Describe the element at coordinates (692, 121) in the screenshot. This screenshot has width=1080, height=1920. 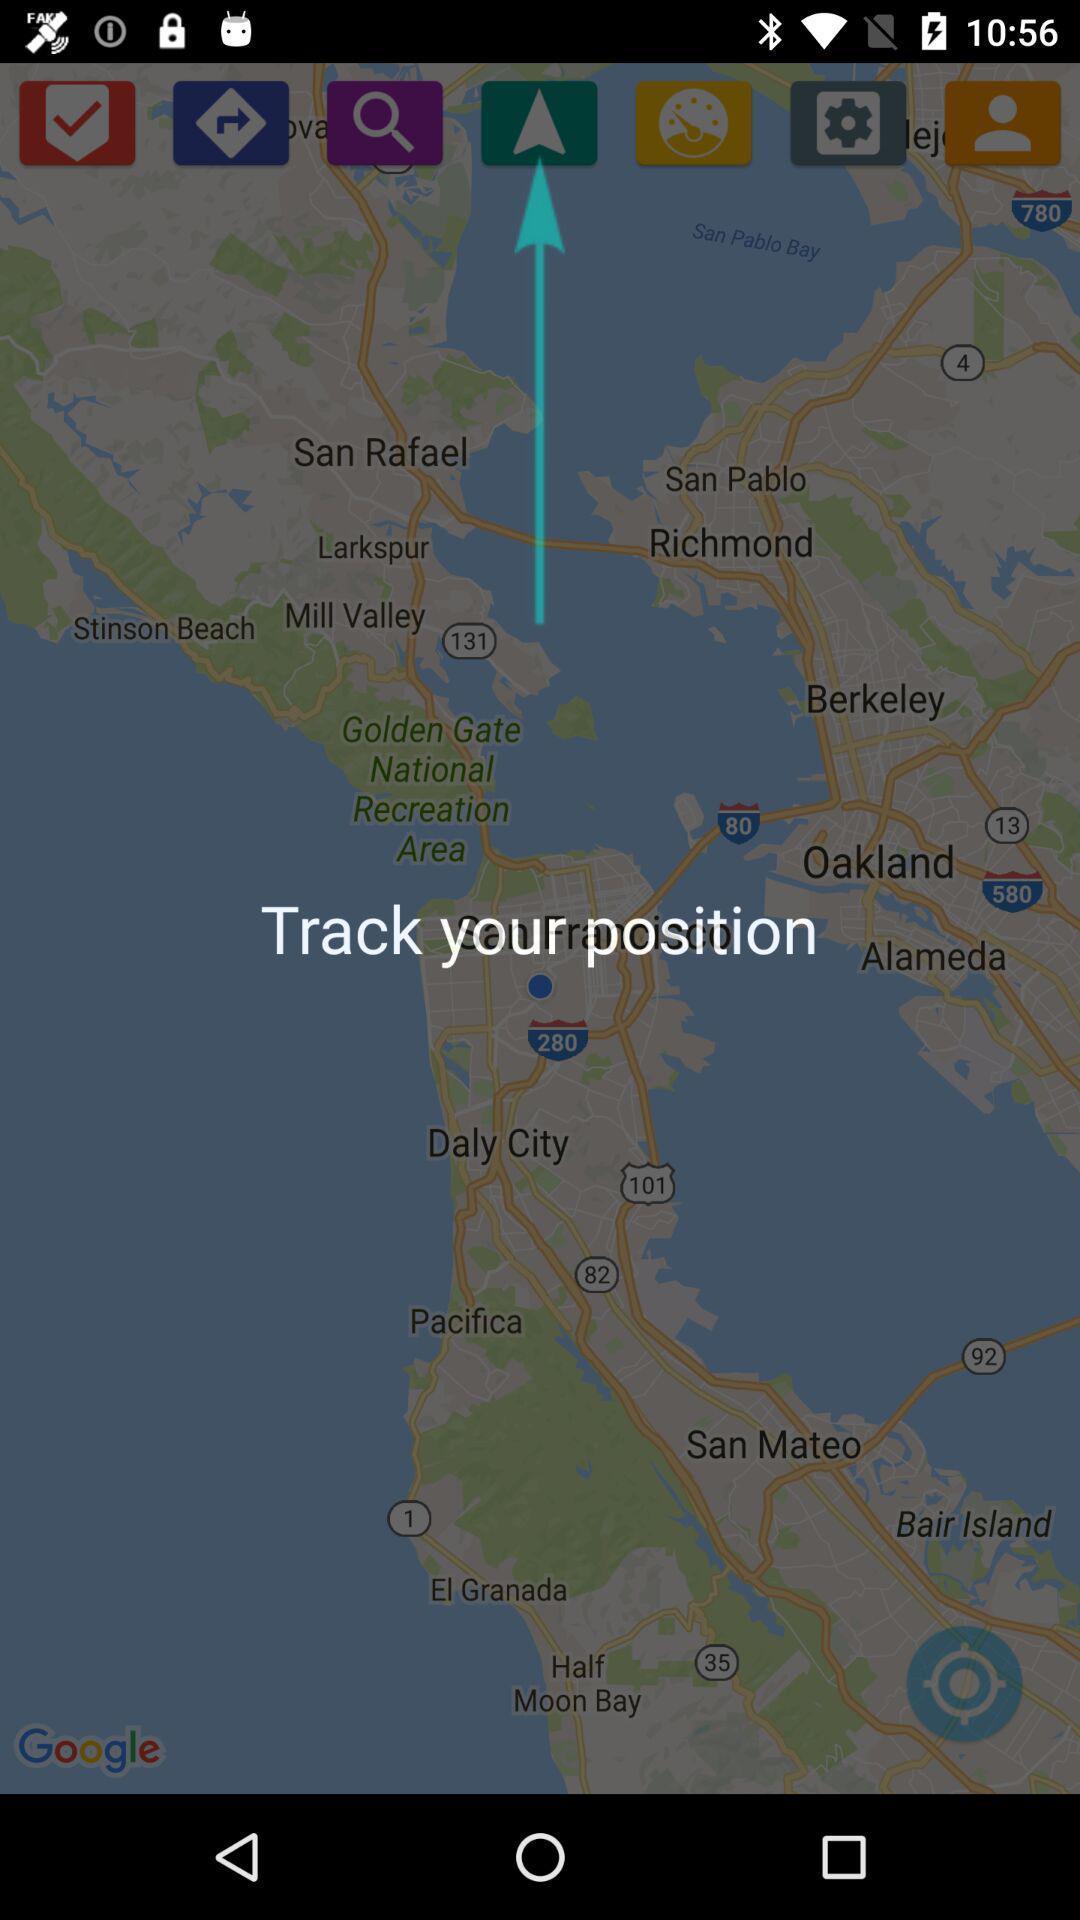
I see `the settings icon` at that location.